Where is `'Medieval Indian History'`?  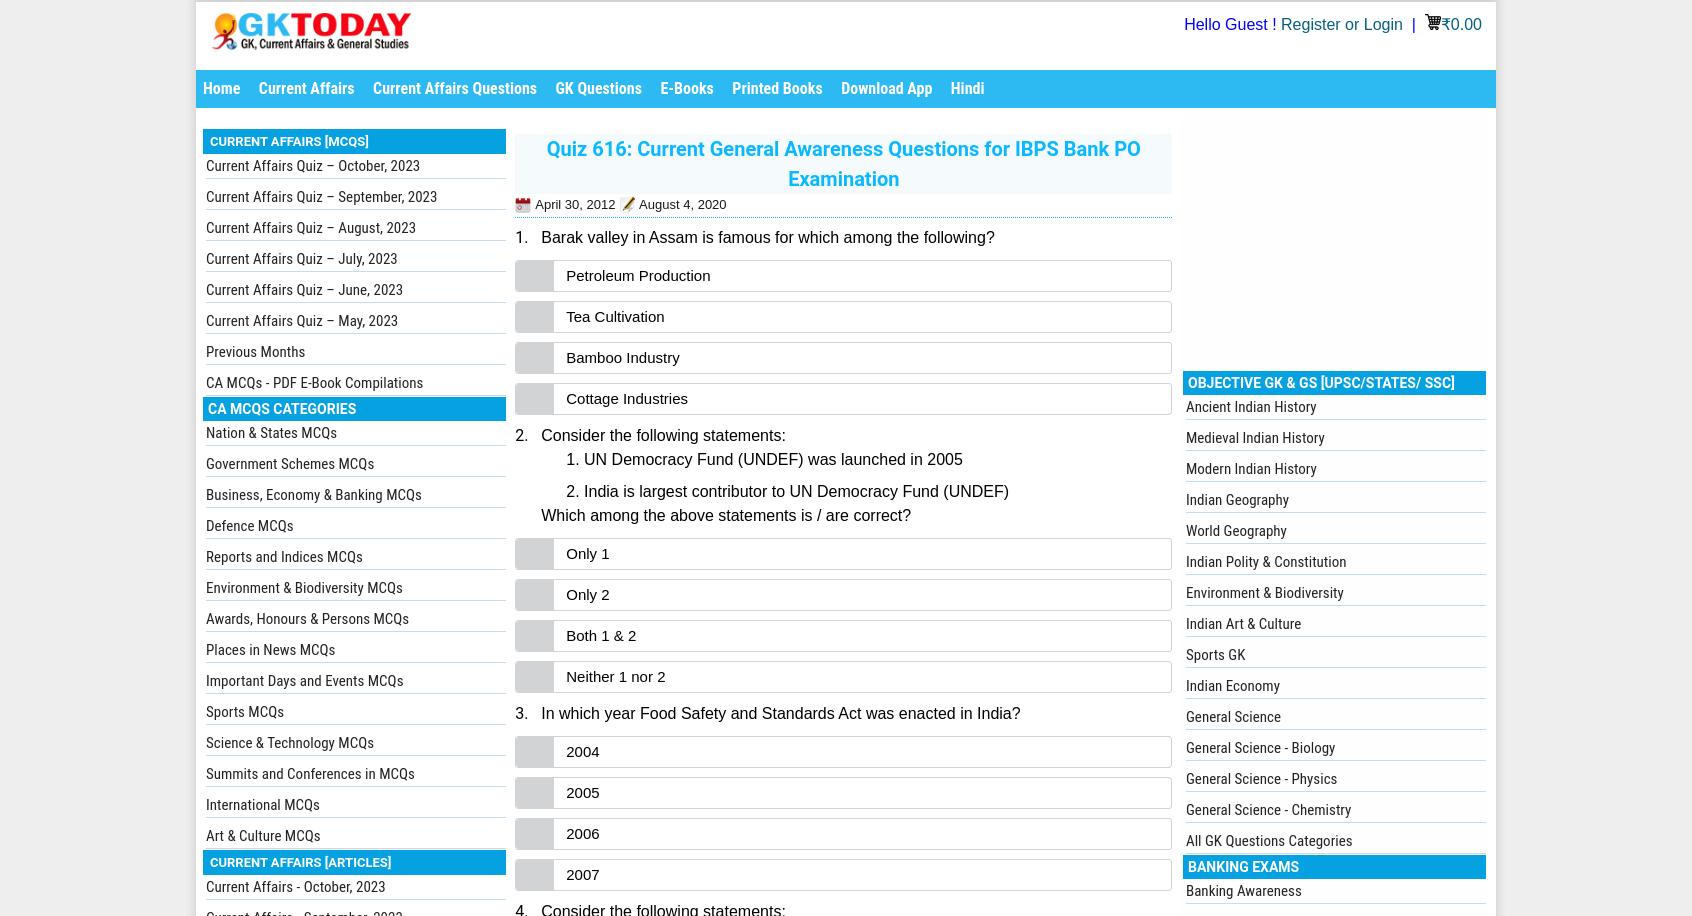 'Medieval Indian History' is located at coordinates (1184, 437).